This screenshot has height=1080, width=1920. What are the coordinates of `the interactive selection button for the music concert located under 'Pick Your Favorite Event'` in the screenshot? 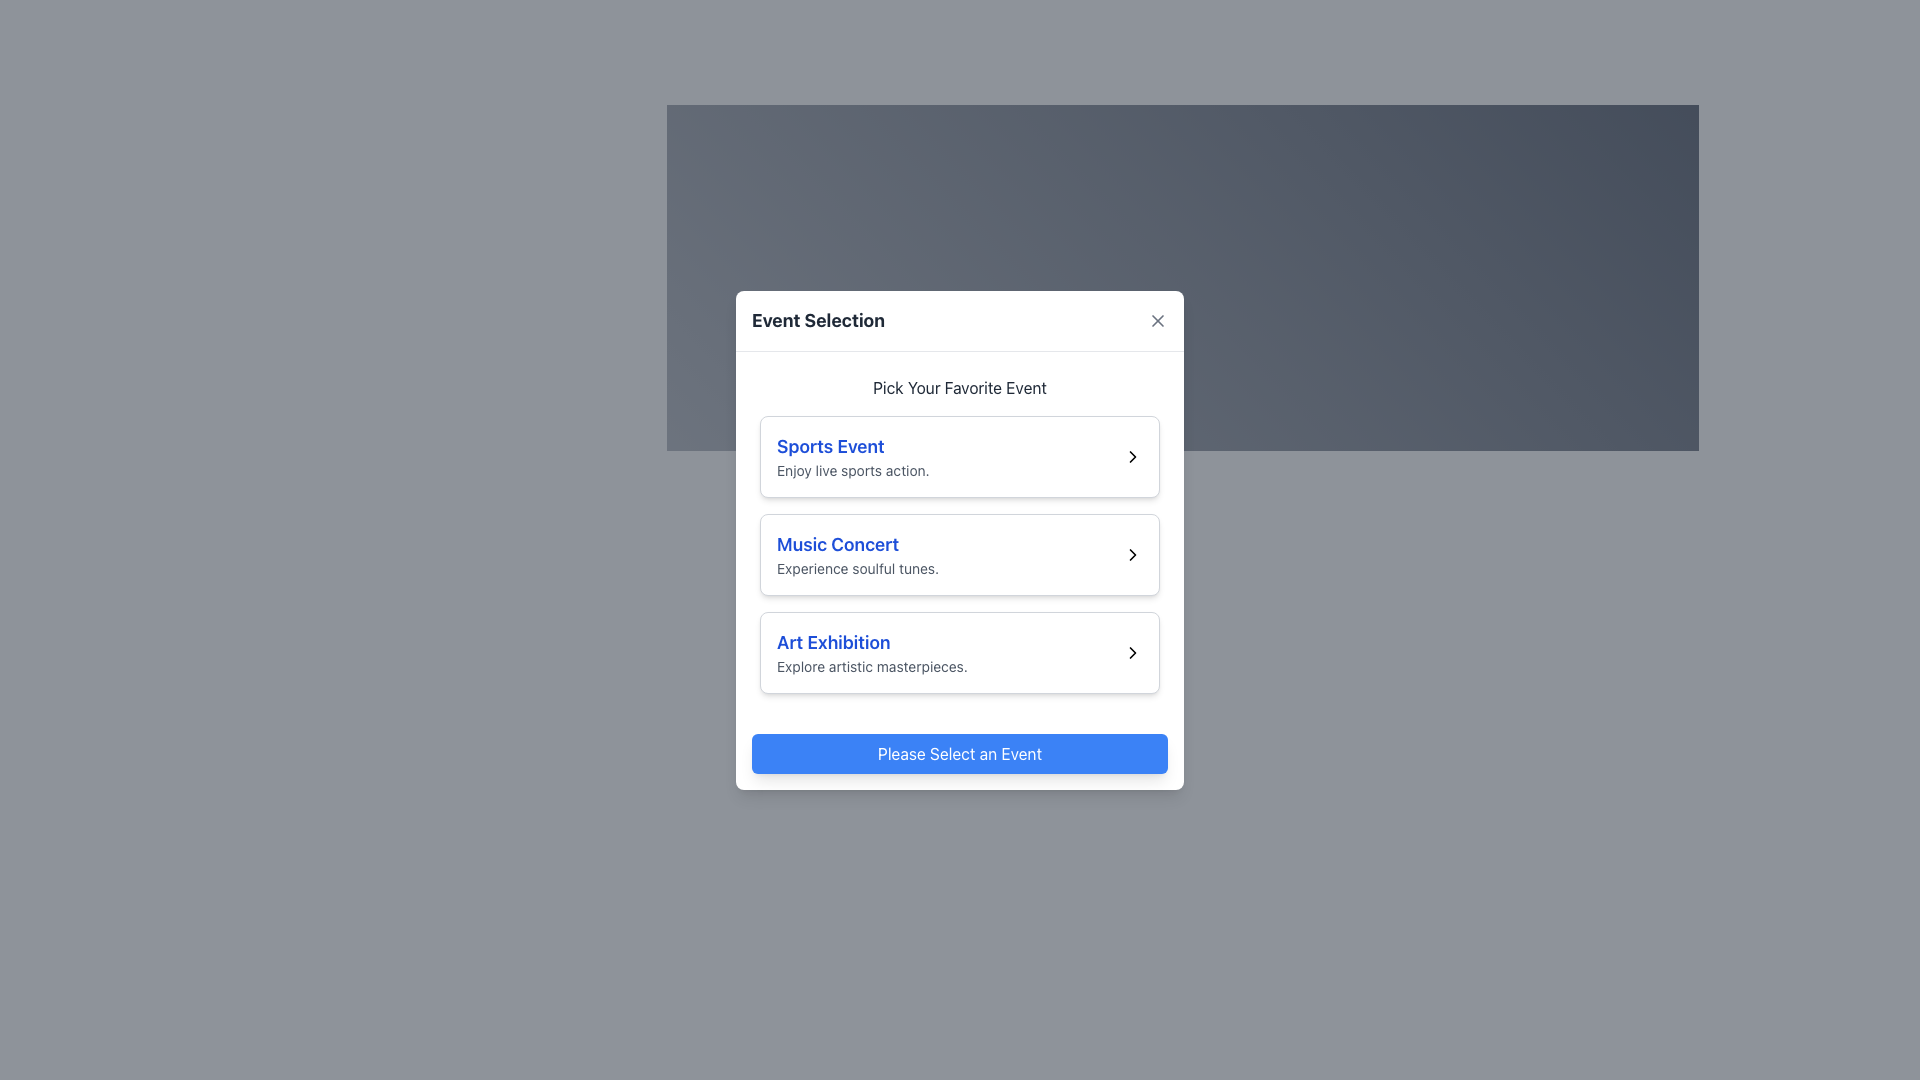 It's located at (960, 532).